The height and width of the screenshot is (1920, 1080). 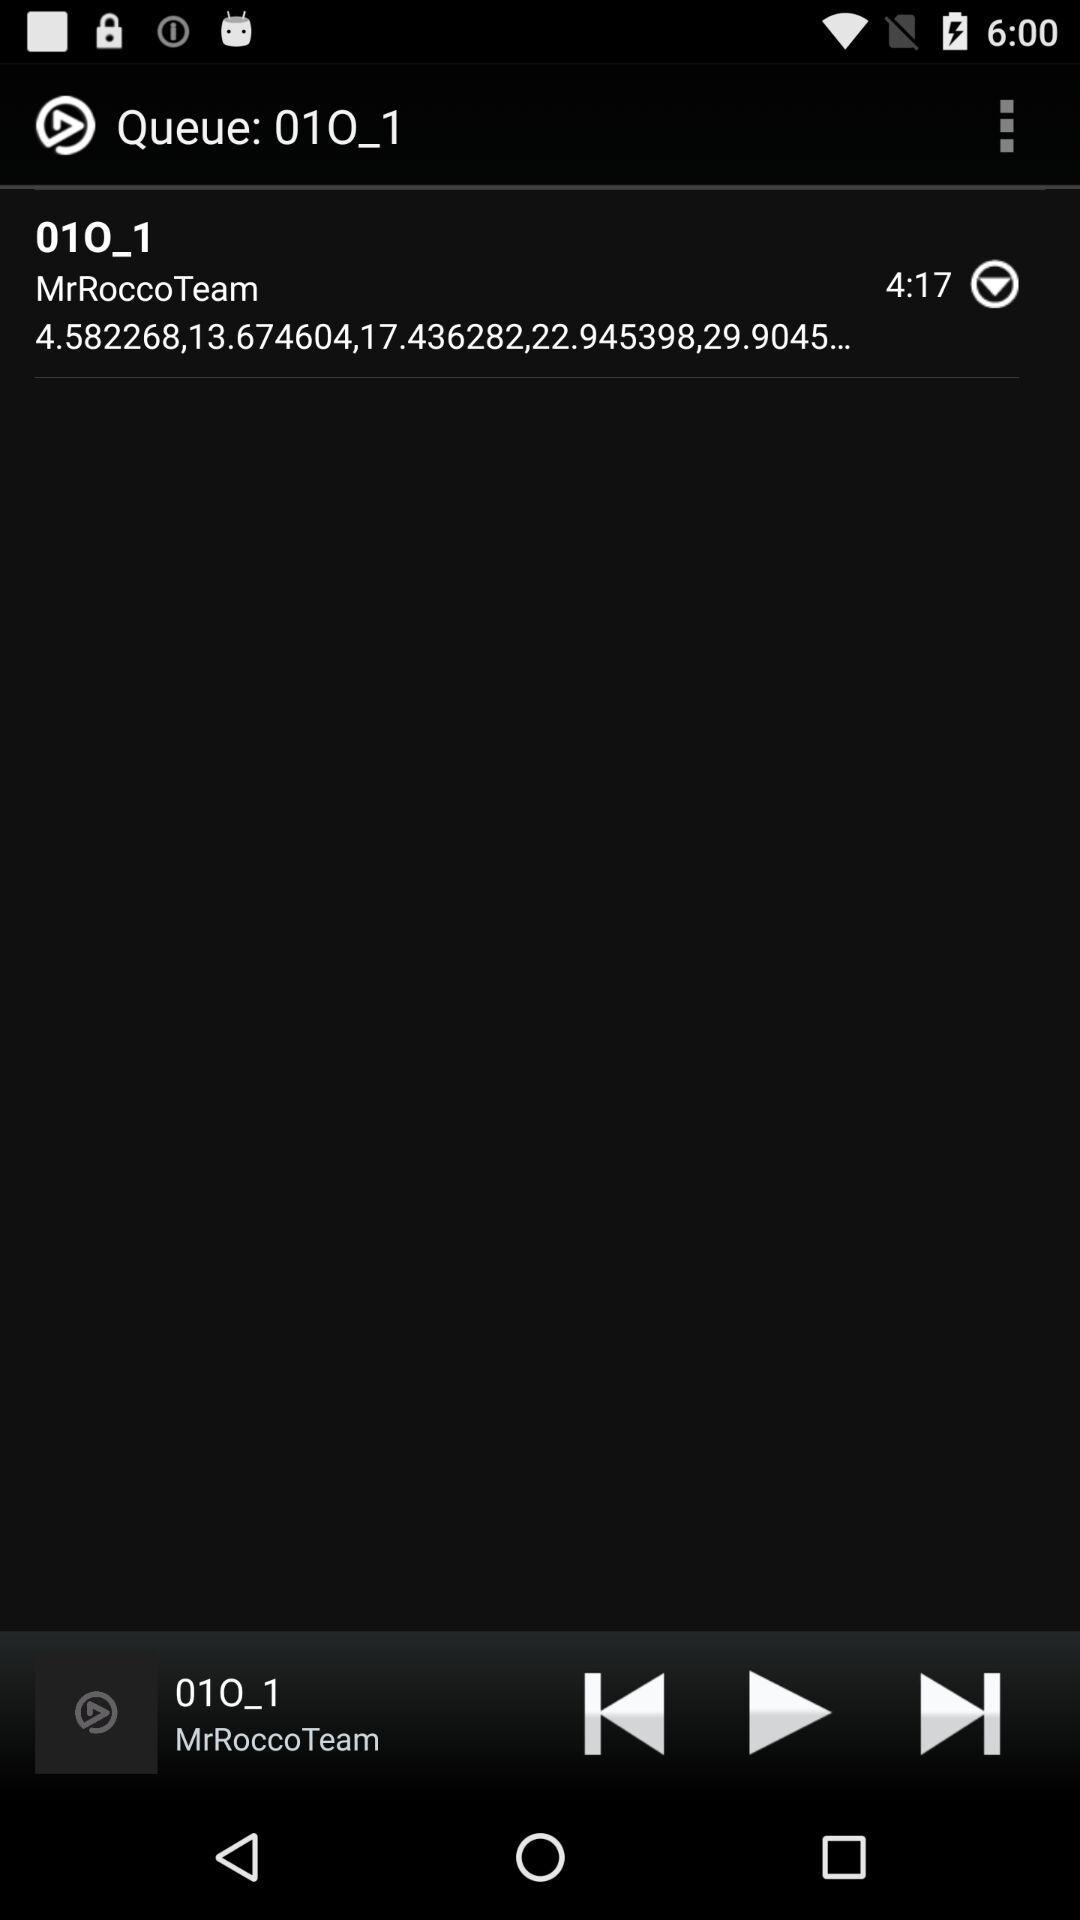 I want to click on the item to the right of 4:17, so click(x=1003, y=282).